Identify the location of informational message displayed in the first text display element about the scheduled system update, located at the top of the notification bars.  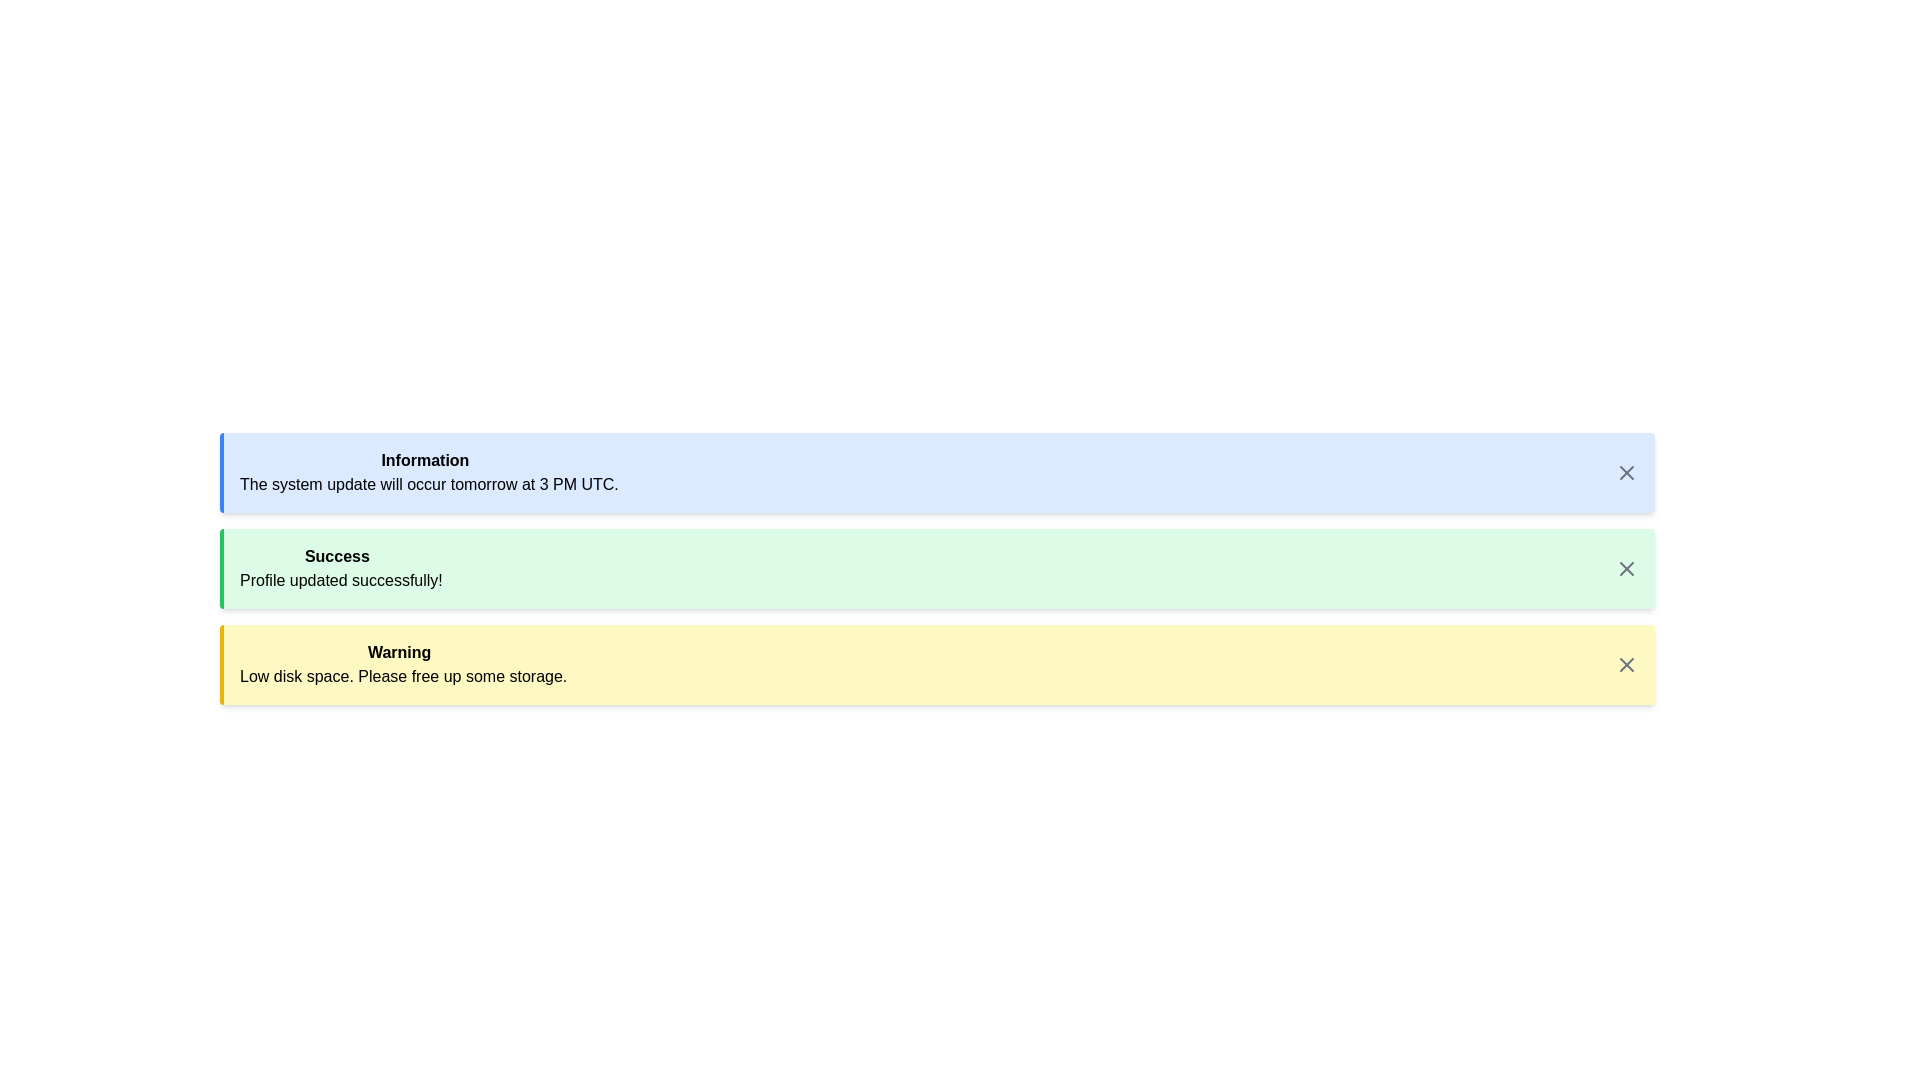
(428, 473).